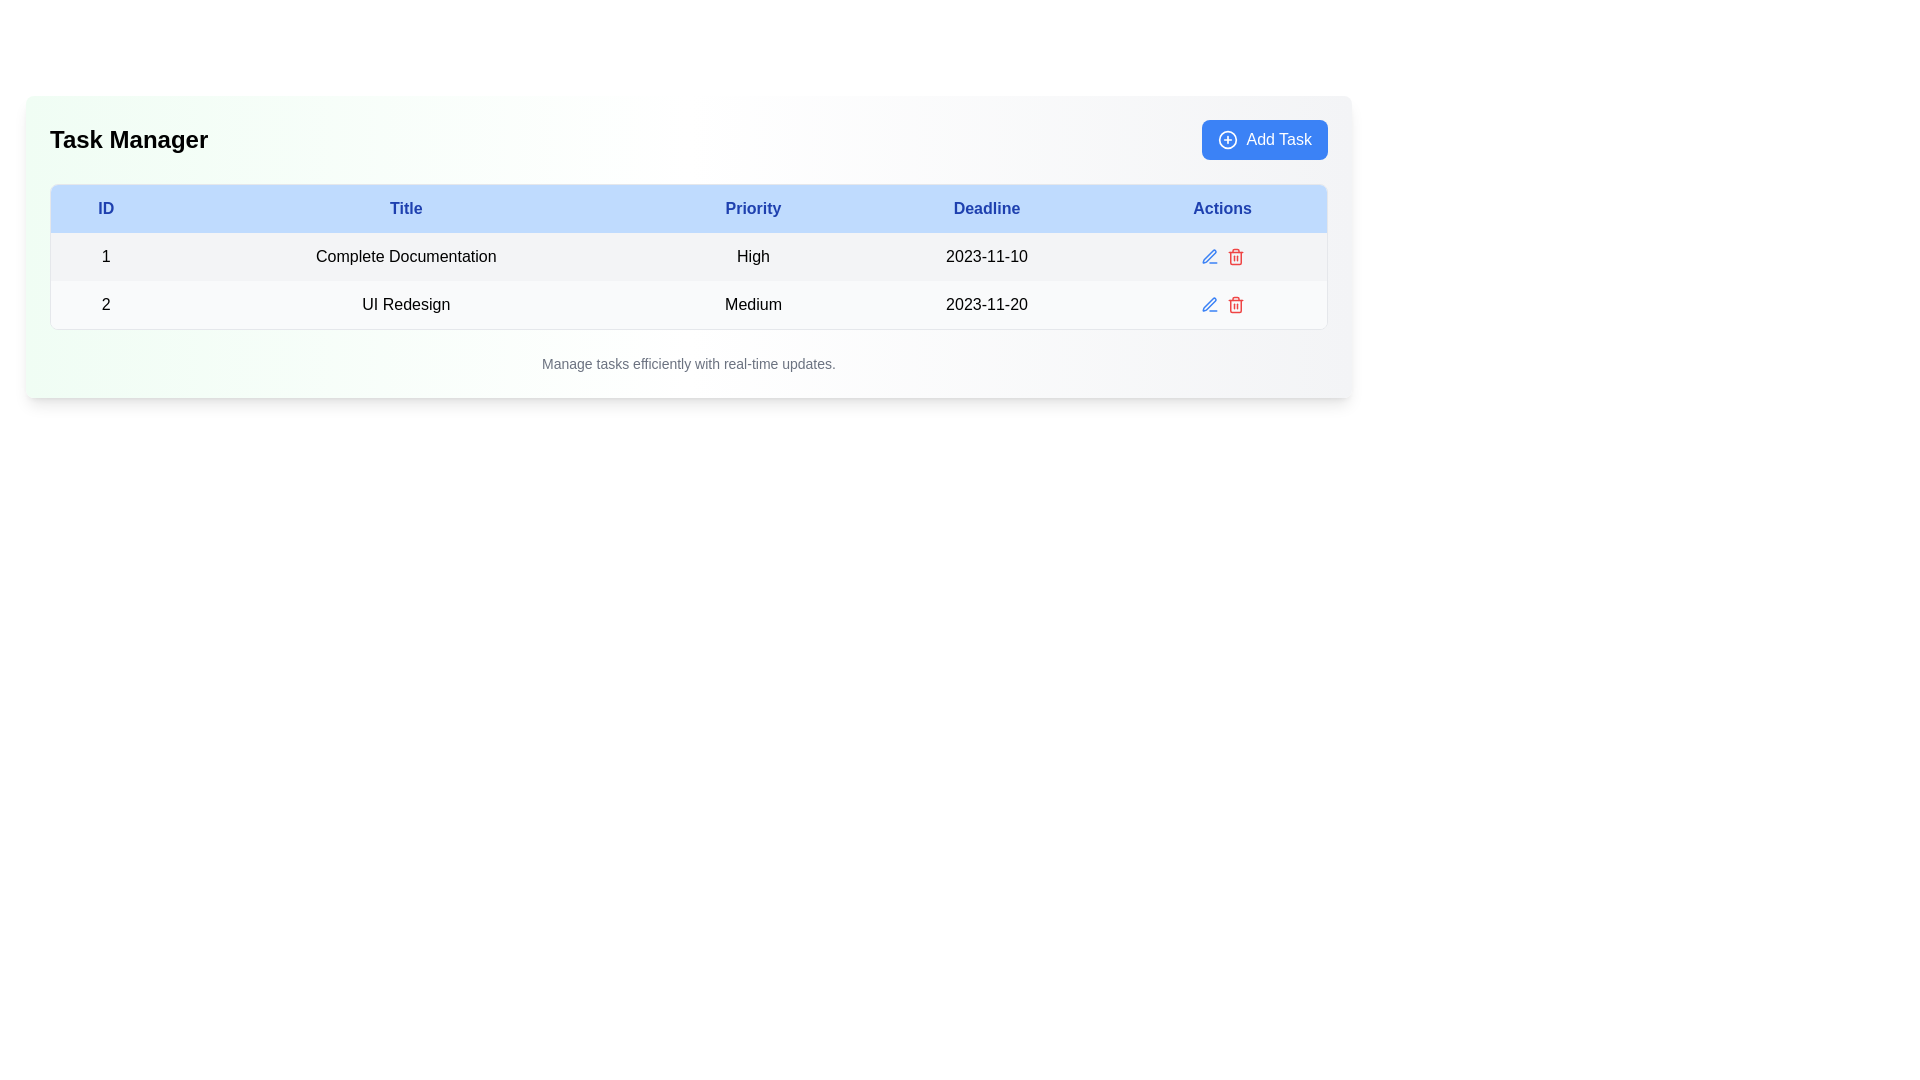 The width and height of the screenshot is (1920, 1080). What do you see at coordinates (752, 208) in the screenshot?
I see `the text label in the third column of the table header that indicates task priority, located between the 'Title' and 'Deadline' columns` at bounding box center [752, 208].